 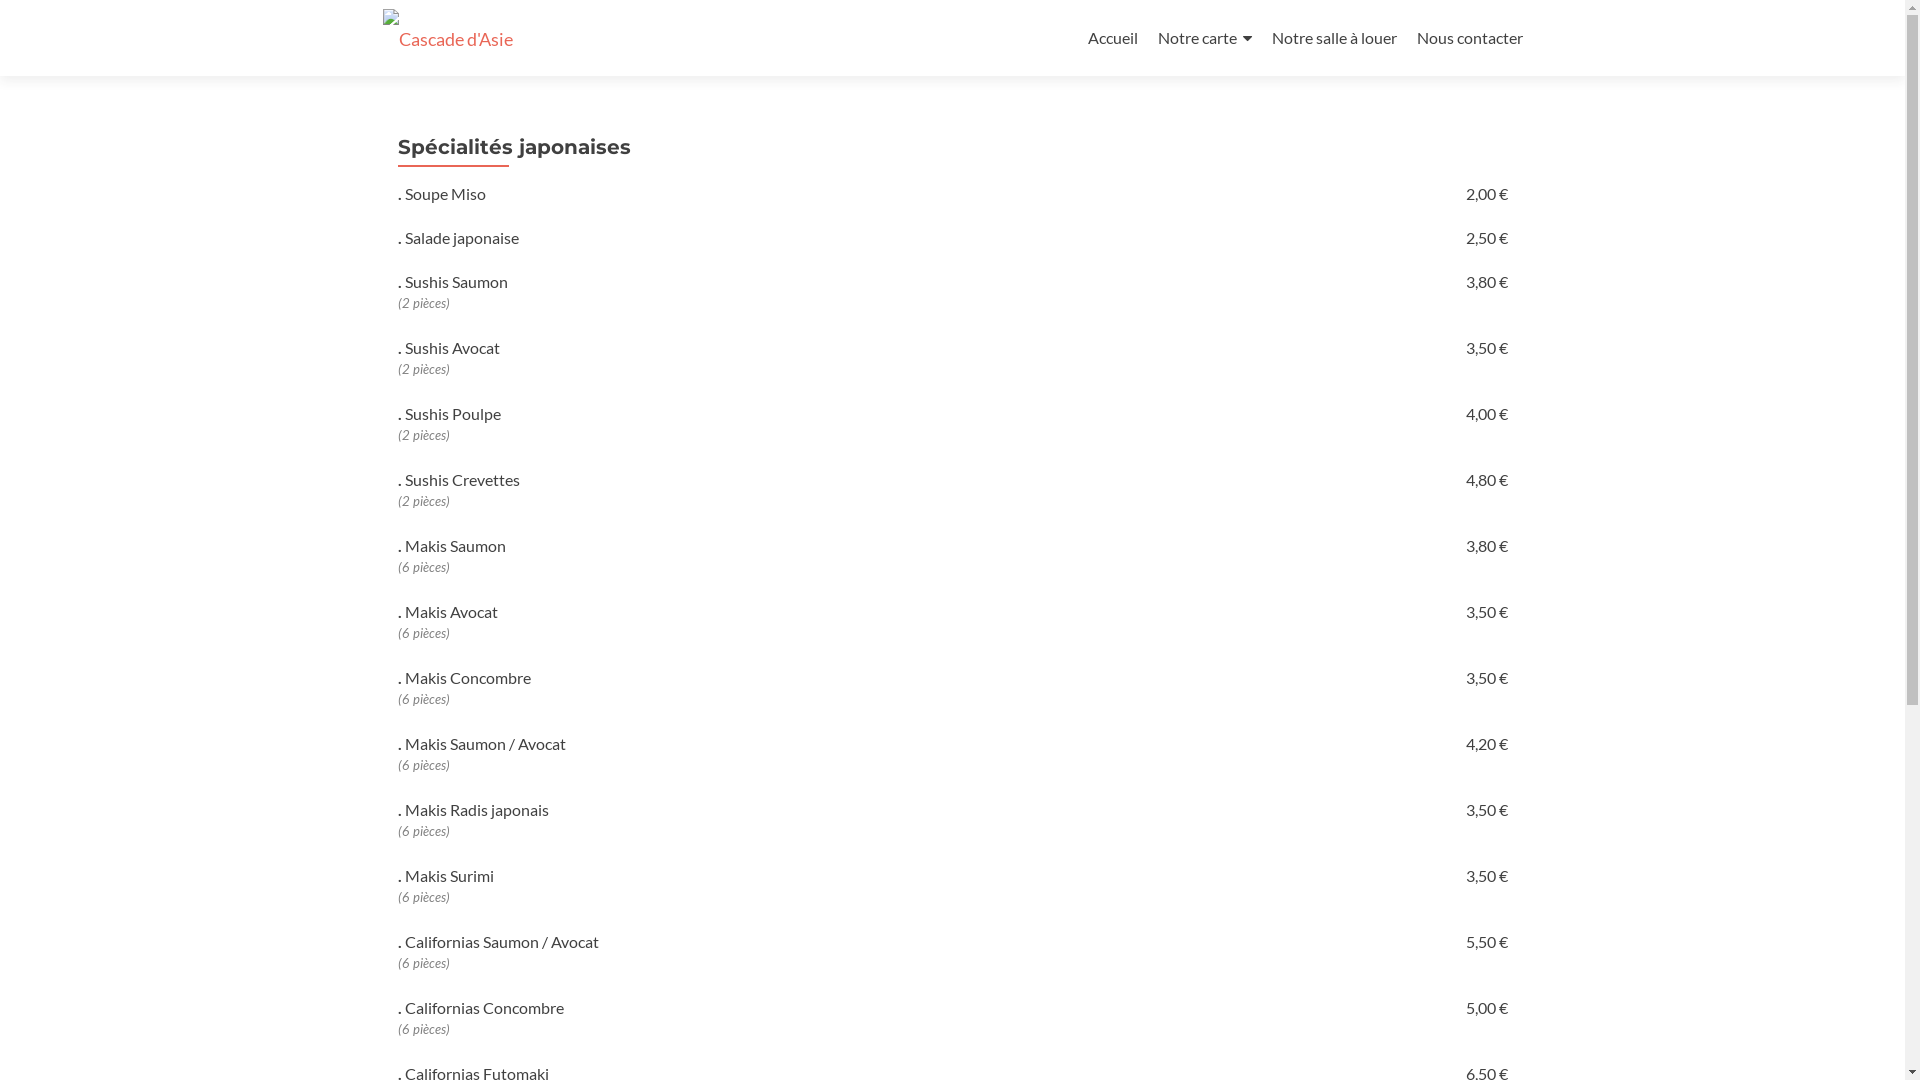 What do you see at coordinates (1112, 37) in the screenshot?
I see `'Accueil'` at bounding box center [1112, 37].